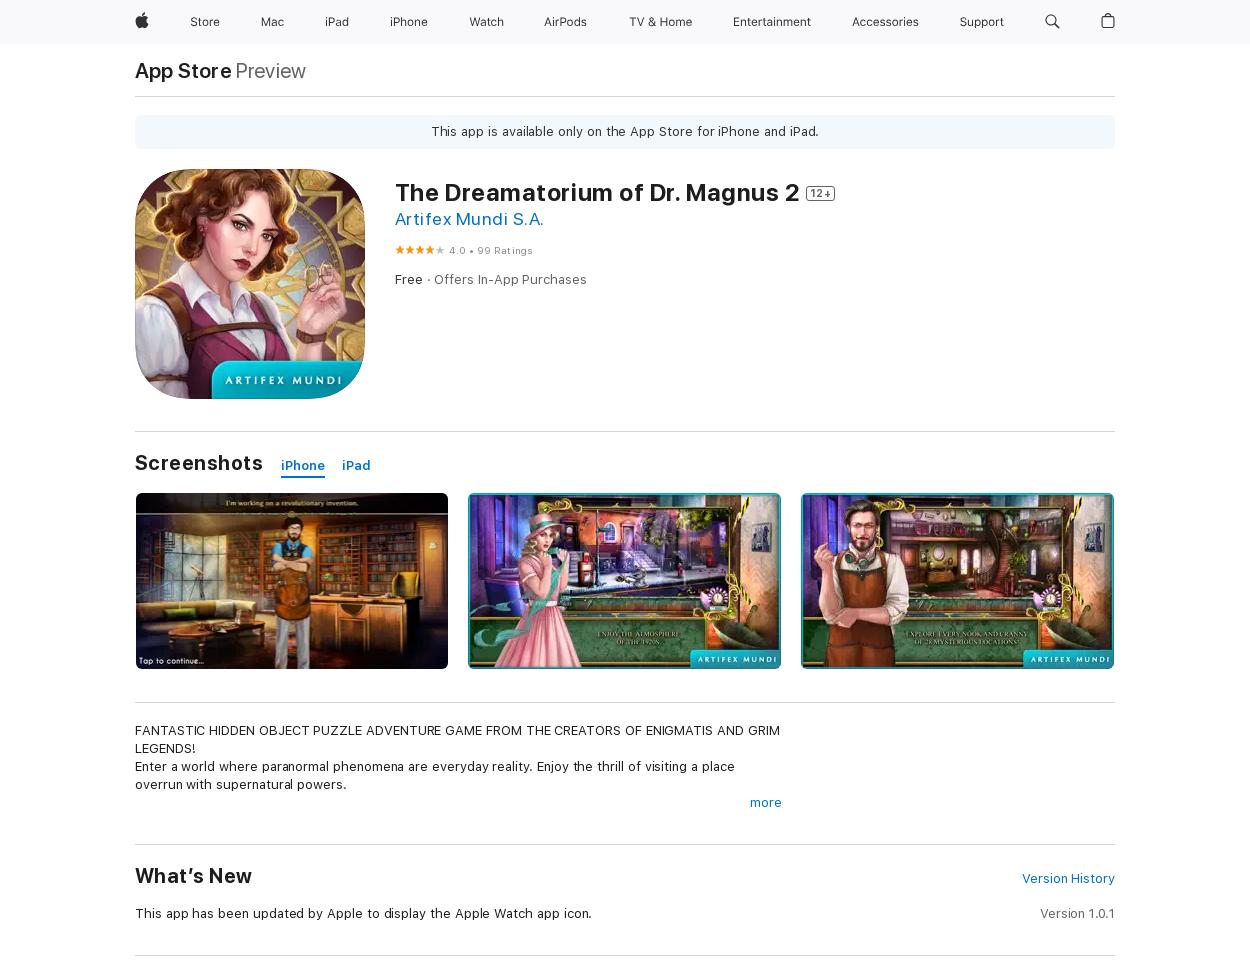 The width and height of the screenshot is (1250, 969). Describe the element at coordinates (192, 874) in the screenshot. I see `'What’s New'` at that location.